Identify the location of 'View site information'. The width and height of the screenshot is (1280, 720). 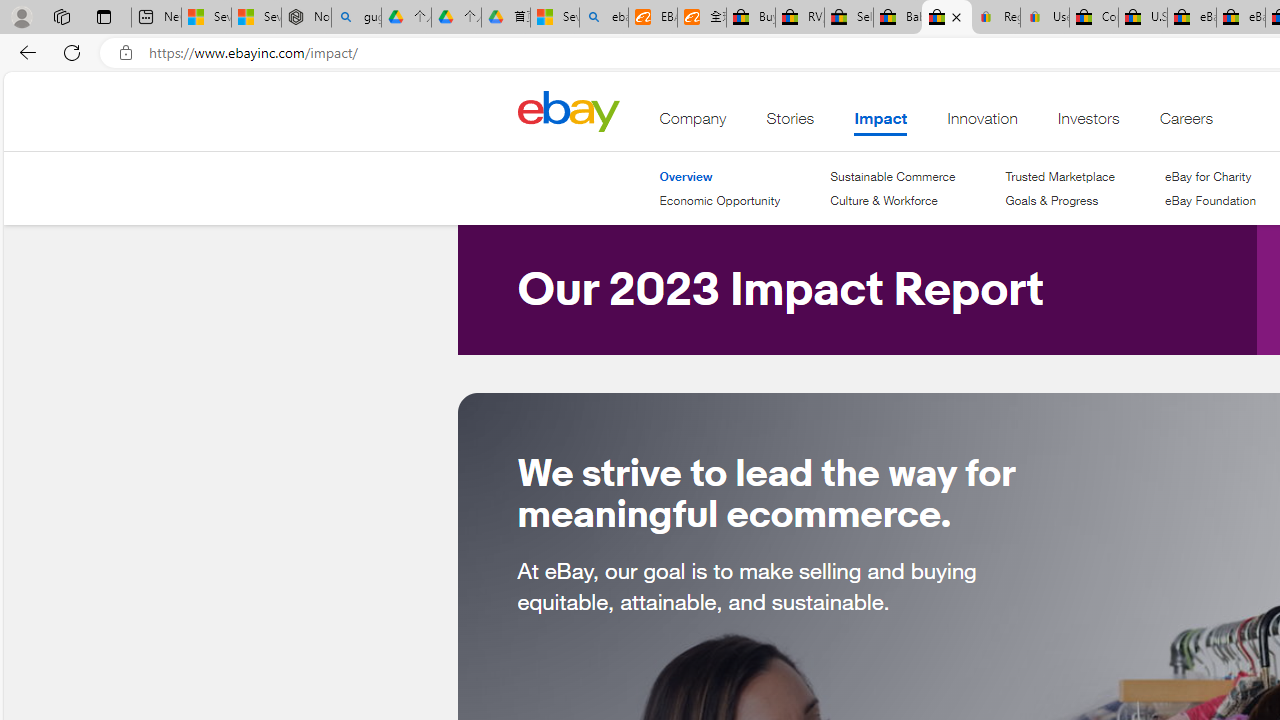
(125, 52).